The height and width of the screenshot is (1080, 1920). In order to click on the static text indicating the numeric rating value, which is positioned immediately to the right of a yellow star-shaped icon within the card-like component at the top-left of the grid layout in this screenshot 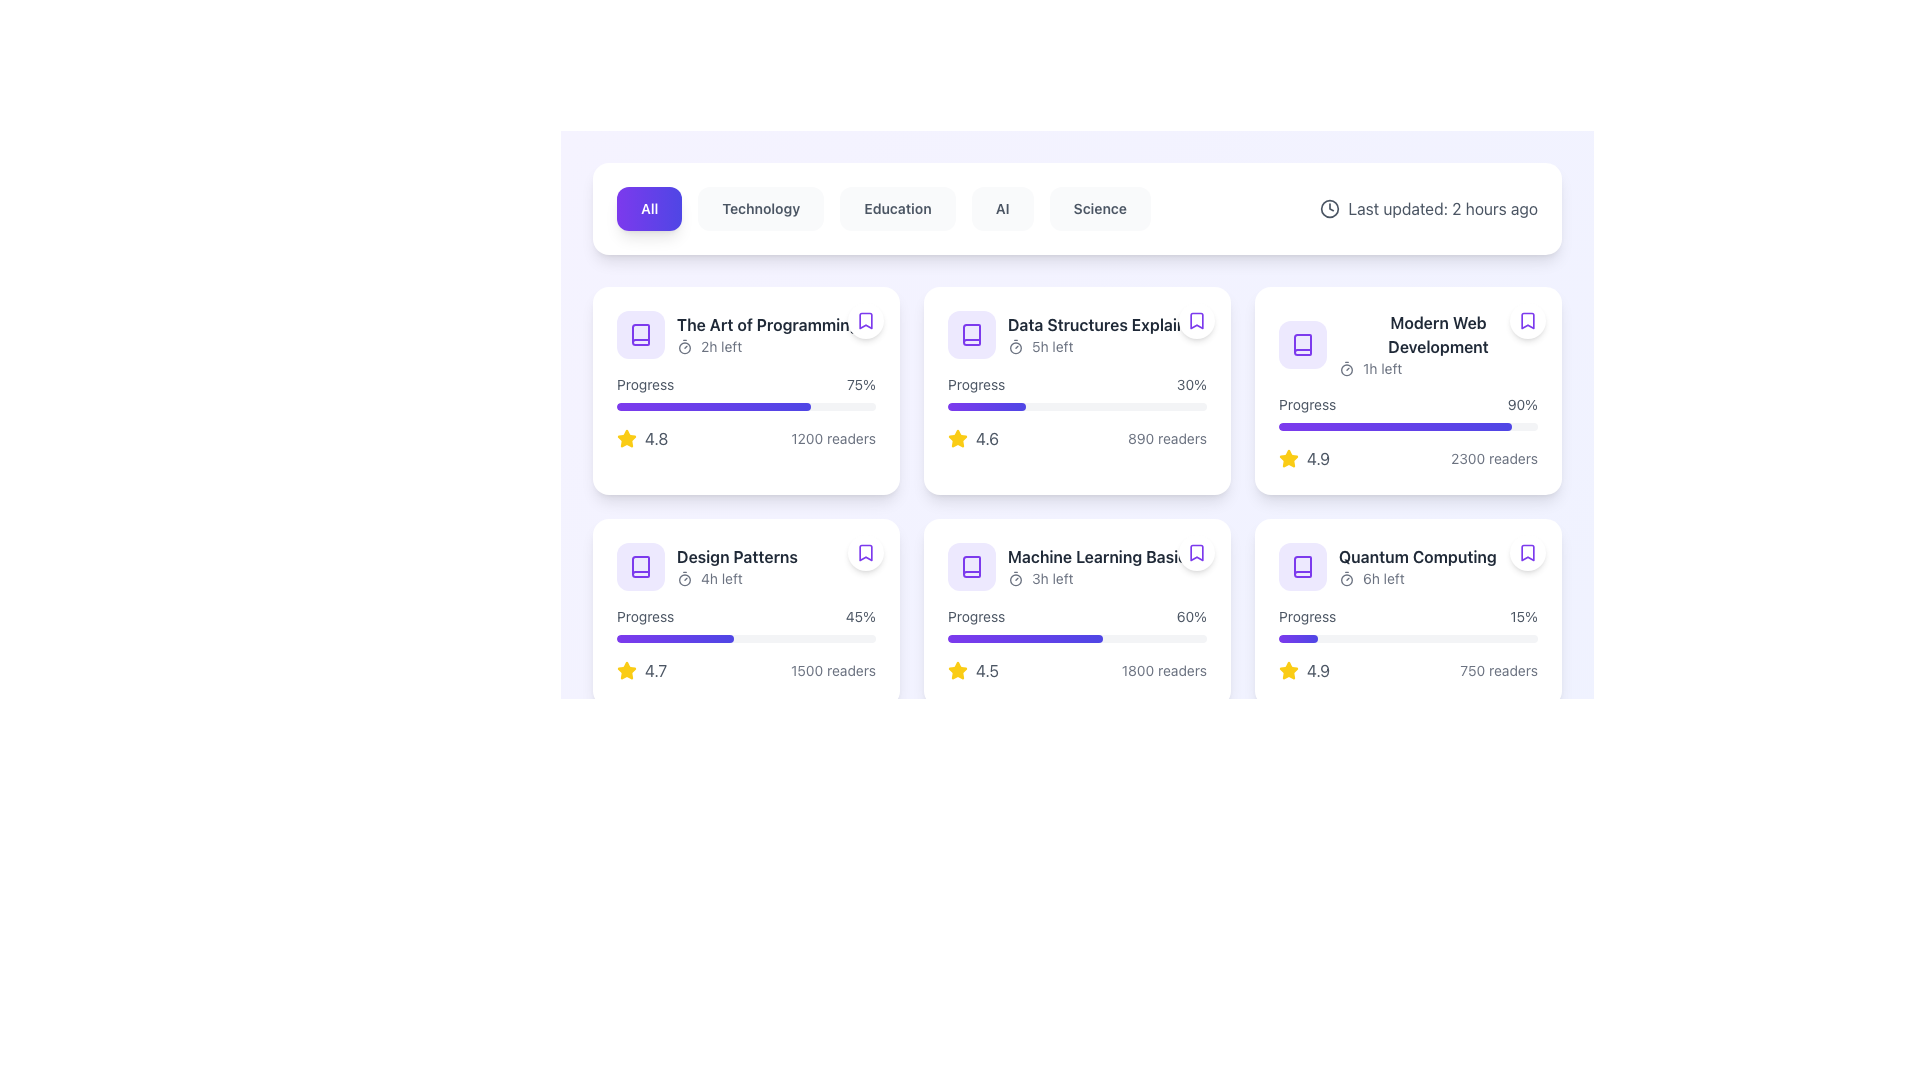, I will do `click(656, 438)`.